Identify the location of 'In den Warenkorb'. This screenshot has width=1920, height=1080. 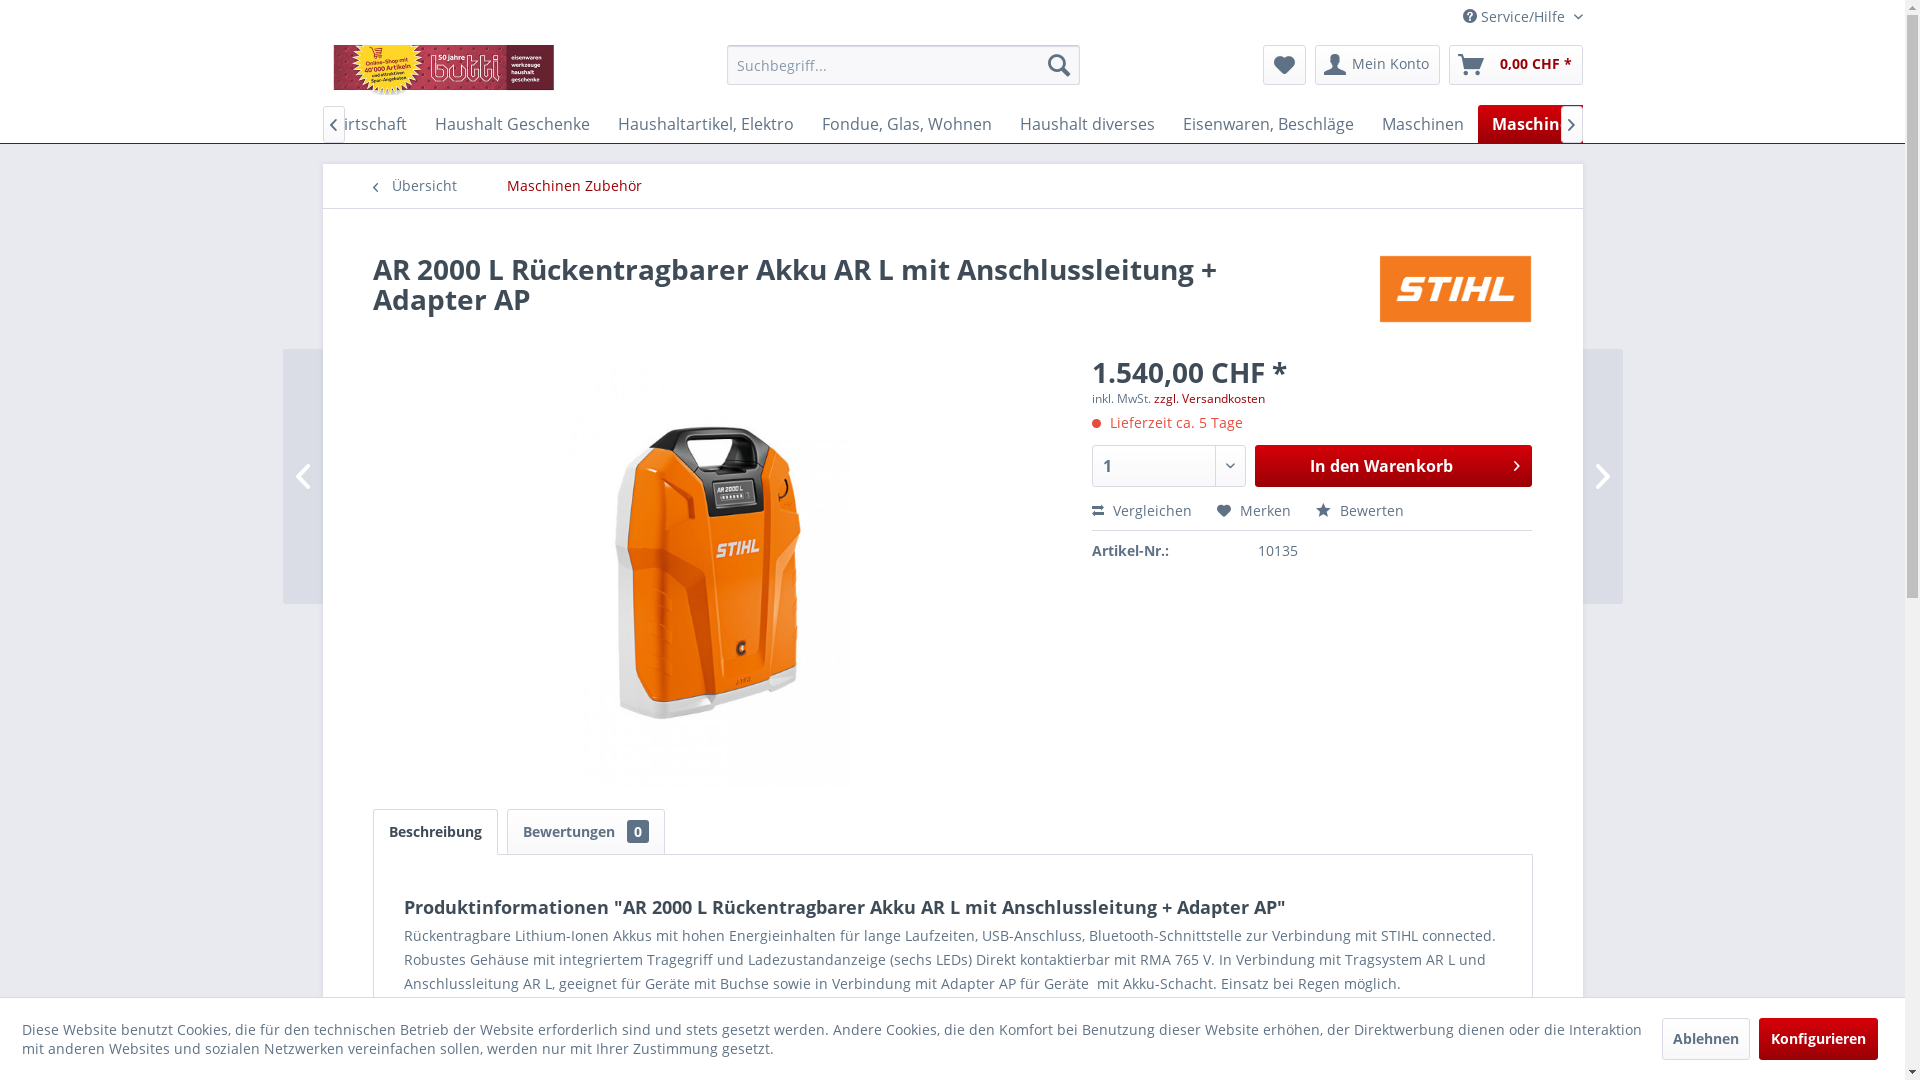
(1392, 466).